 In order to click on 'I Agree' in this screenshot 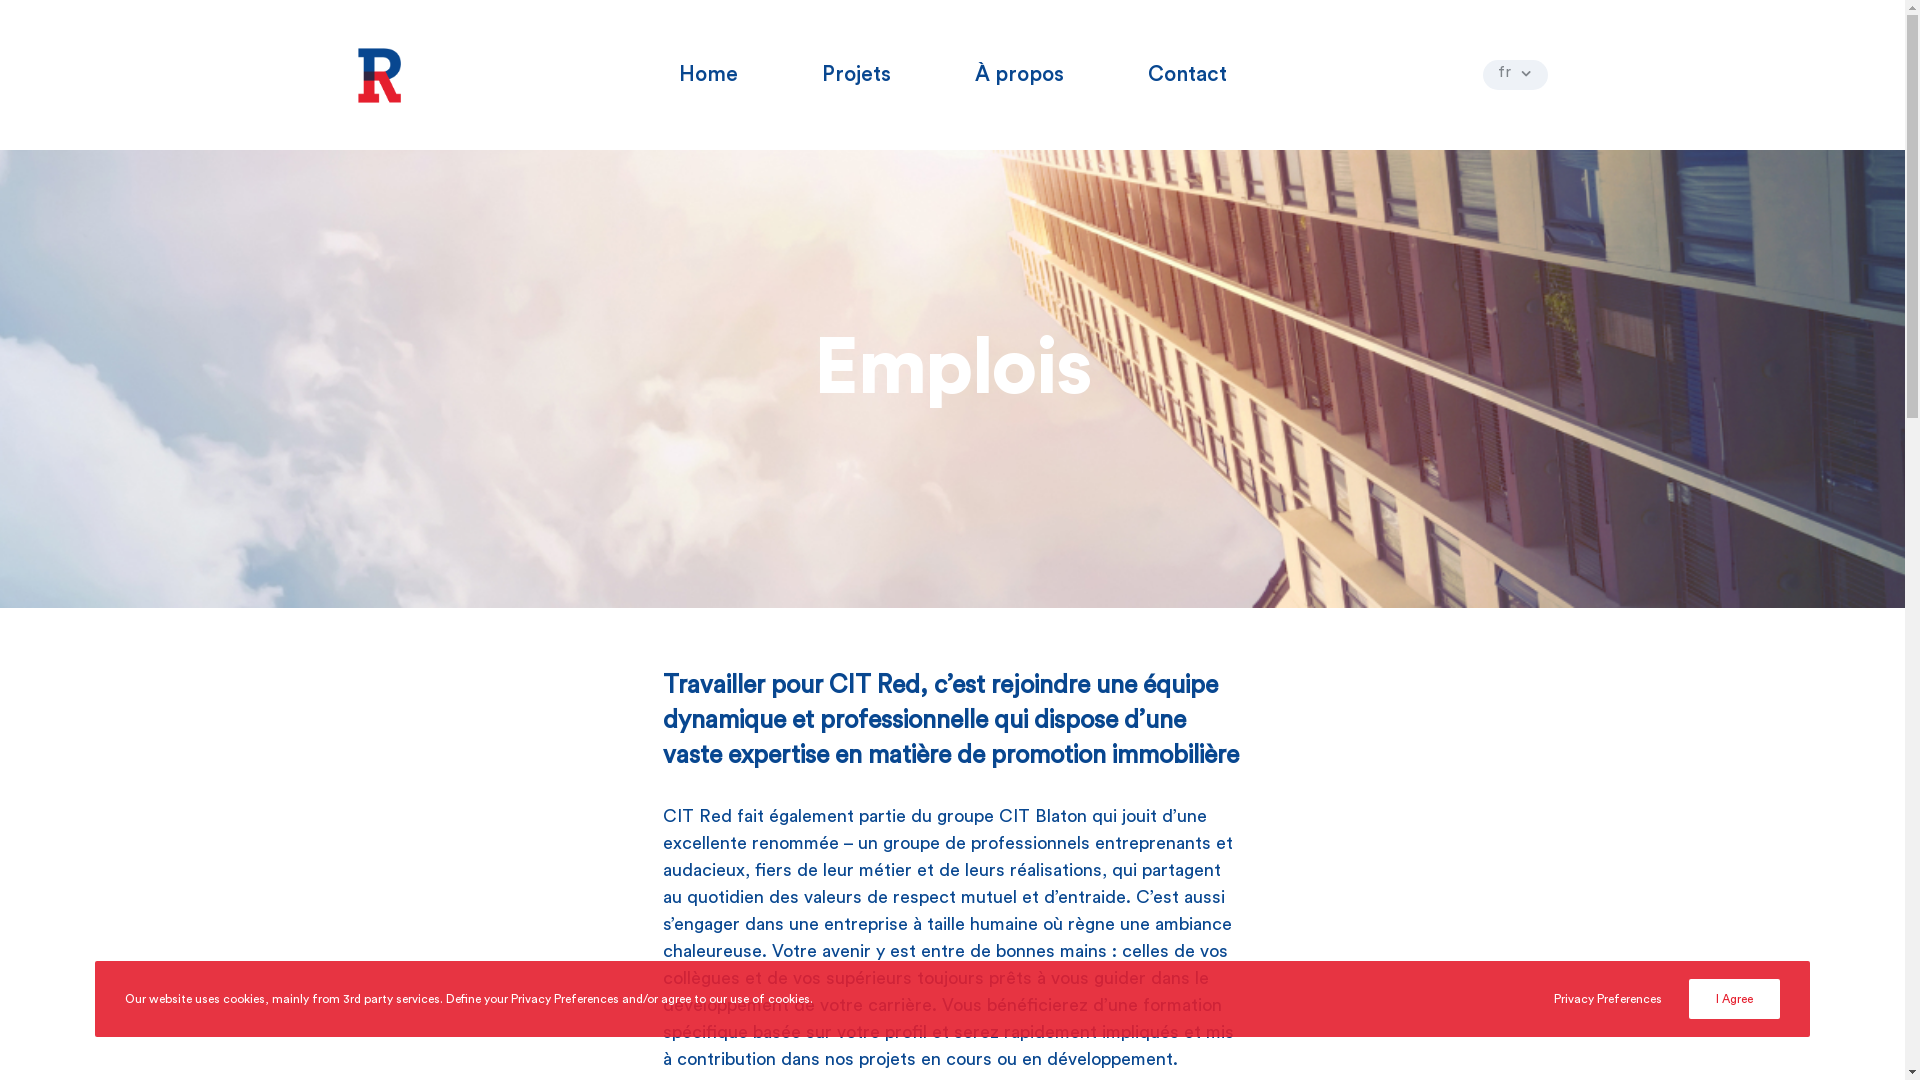, I will do `click(1688, 999)`.